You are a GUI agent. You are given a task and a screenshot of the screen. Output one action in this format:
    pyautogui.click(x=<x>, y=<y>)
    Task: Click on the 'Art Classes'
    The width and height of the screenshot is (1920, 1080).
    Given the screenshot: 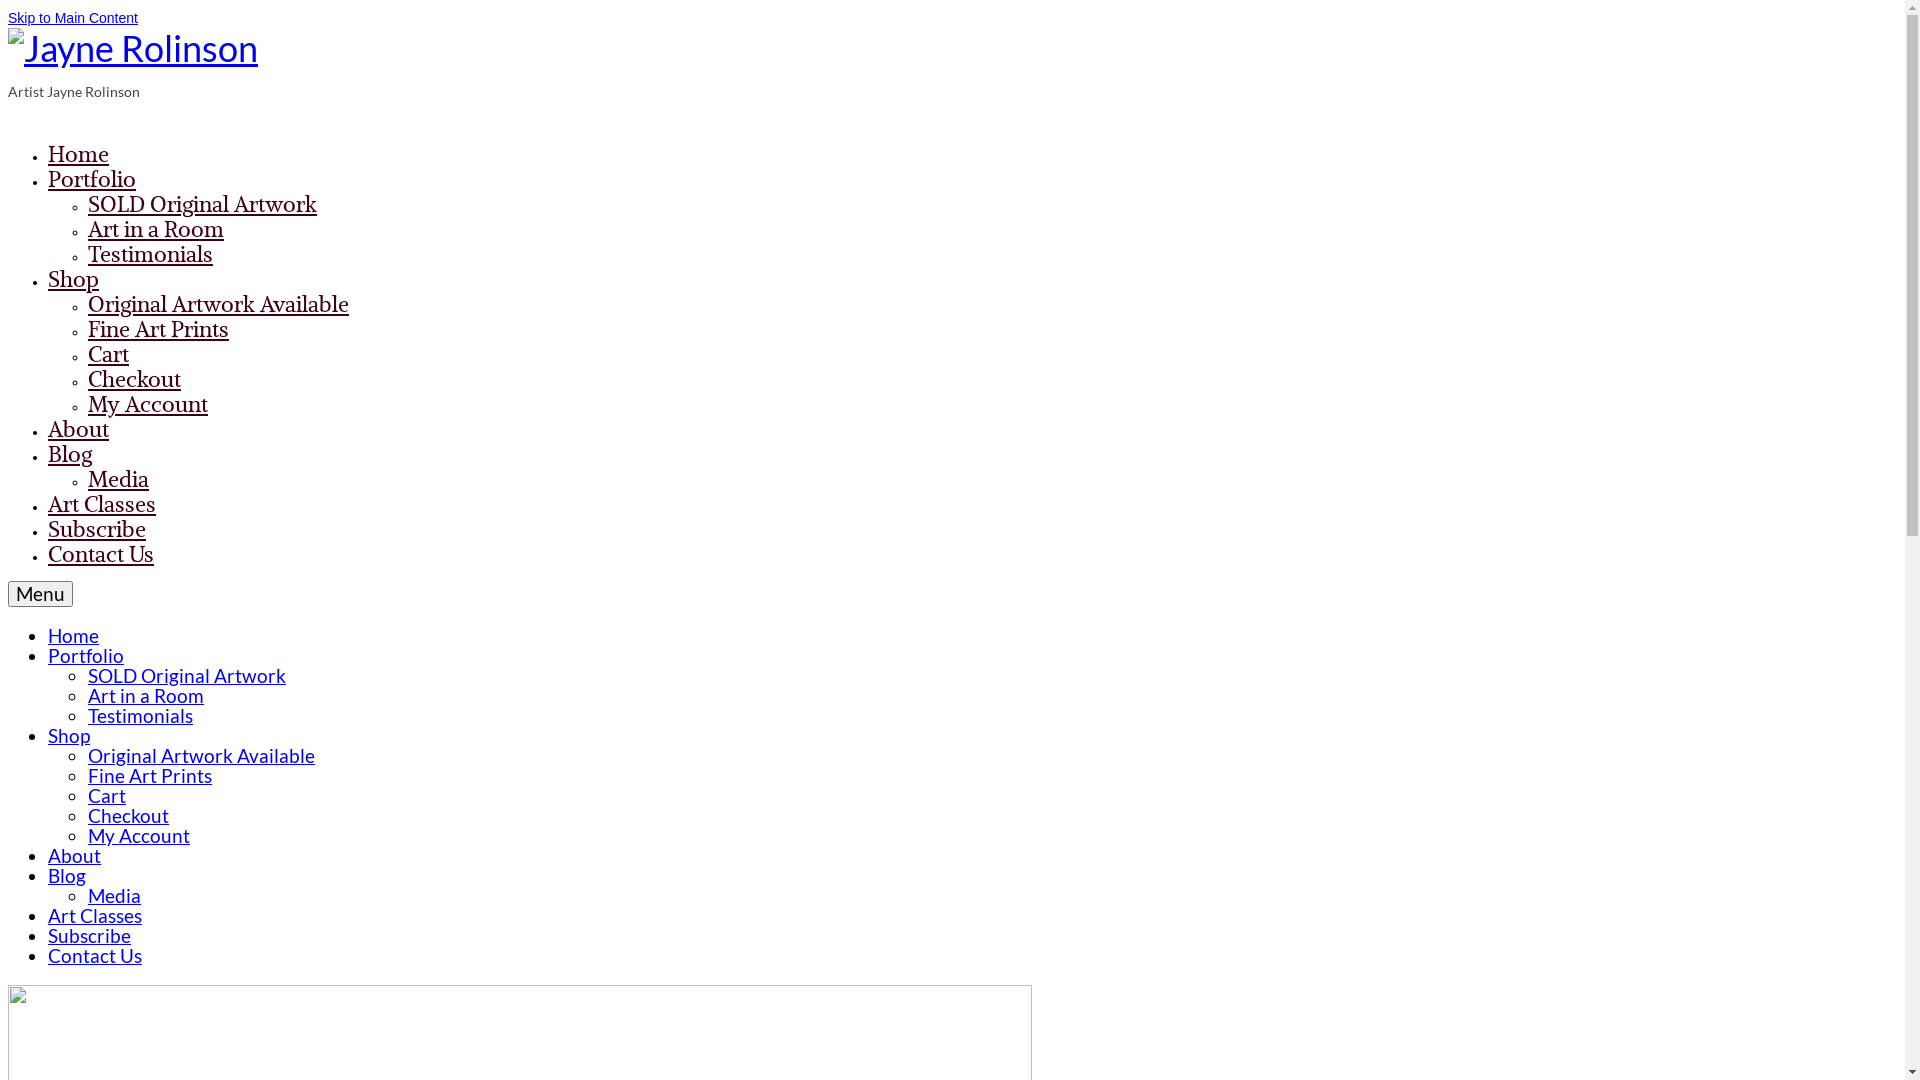 What is the action you would take?
    pyautogui.click(x=94, y=915)
    